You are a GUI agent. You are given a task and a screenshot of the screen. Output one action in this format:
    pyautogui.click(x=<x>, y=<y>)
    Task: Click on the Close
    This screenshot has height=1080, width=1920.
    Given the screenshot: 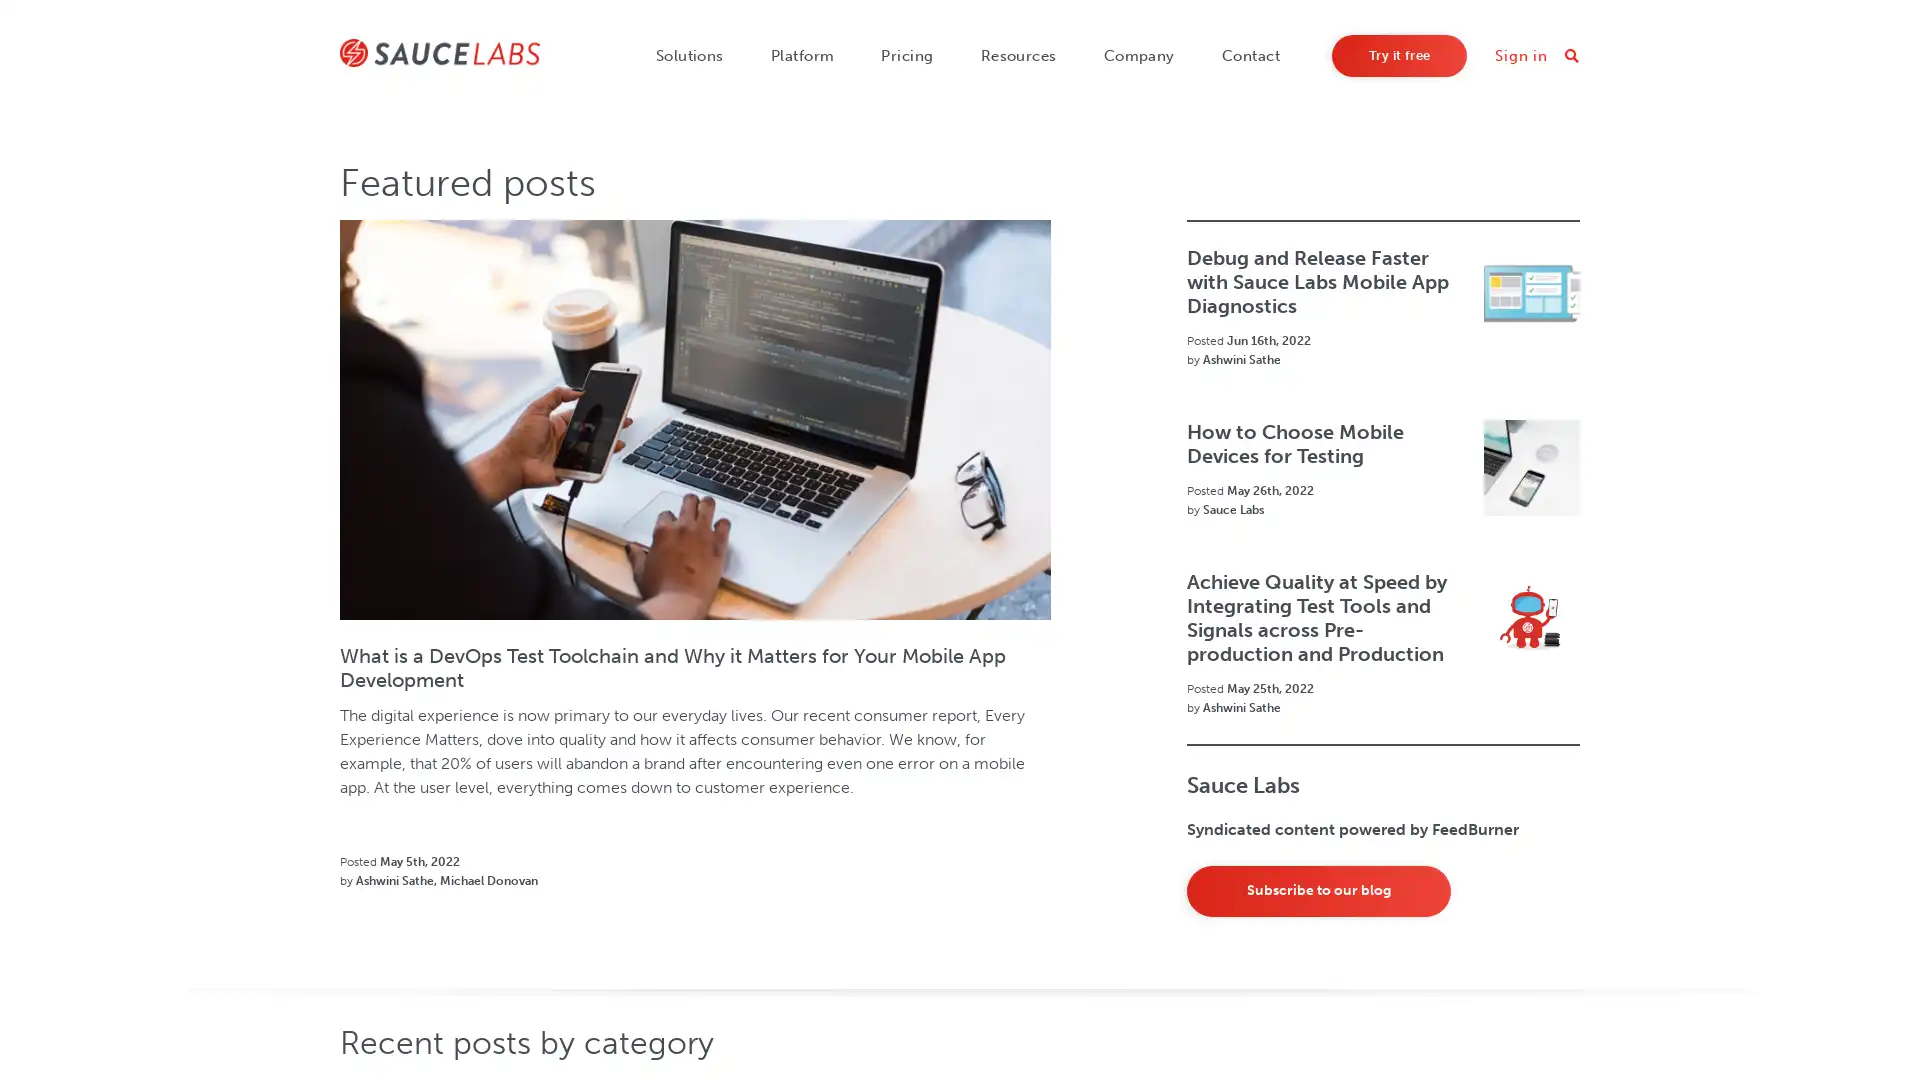 What is the action you would take?
    pyautogui.click(x=1886, y=1018)
    